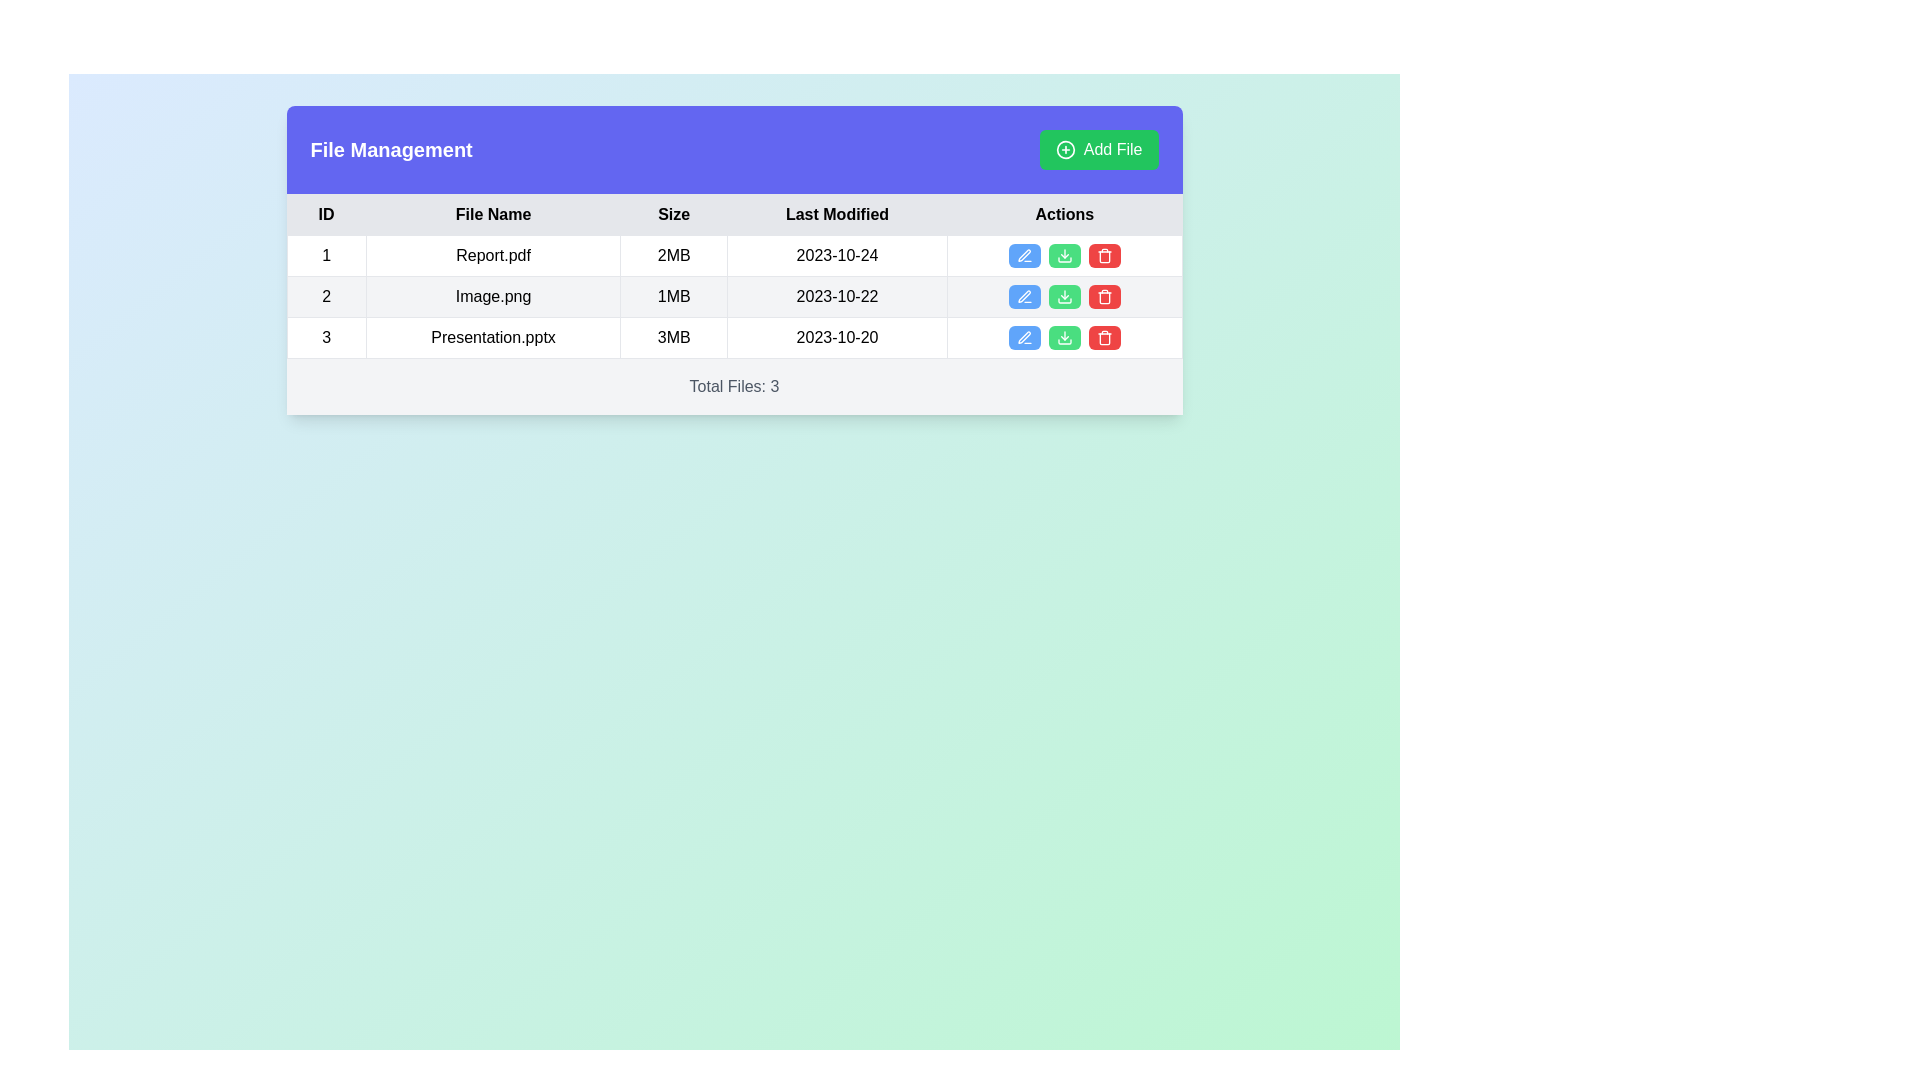 The width and height of the screenshot is (1920, 1080). I want to click on the icon representing the 'Add File' button, which is located to the left of the label text 'Add File' in the top-right corner of the interface, so click(1064, 149).